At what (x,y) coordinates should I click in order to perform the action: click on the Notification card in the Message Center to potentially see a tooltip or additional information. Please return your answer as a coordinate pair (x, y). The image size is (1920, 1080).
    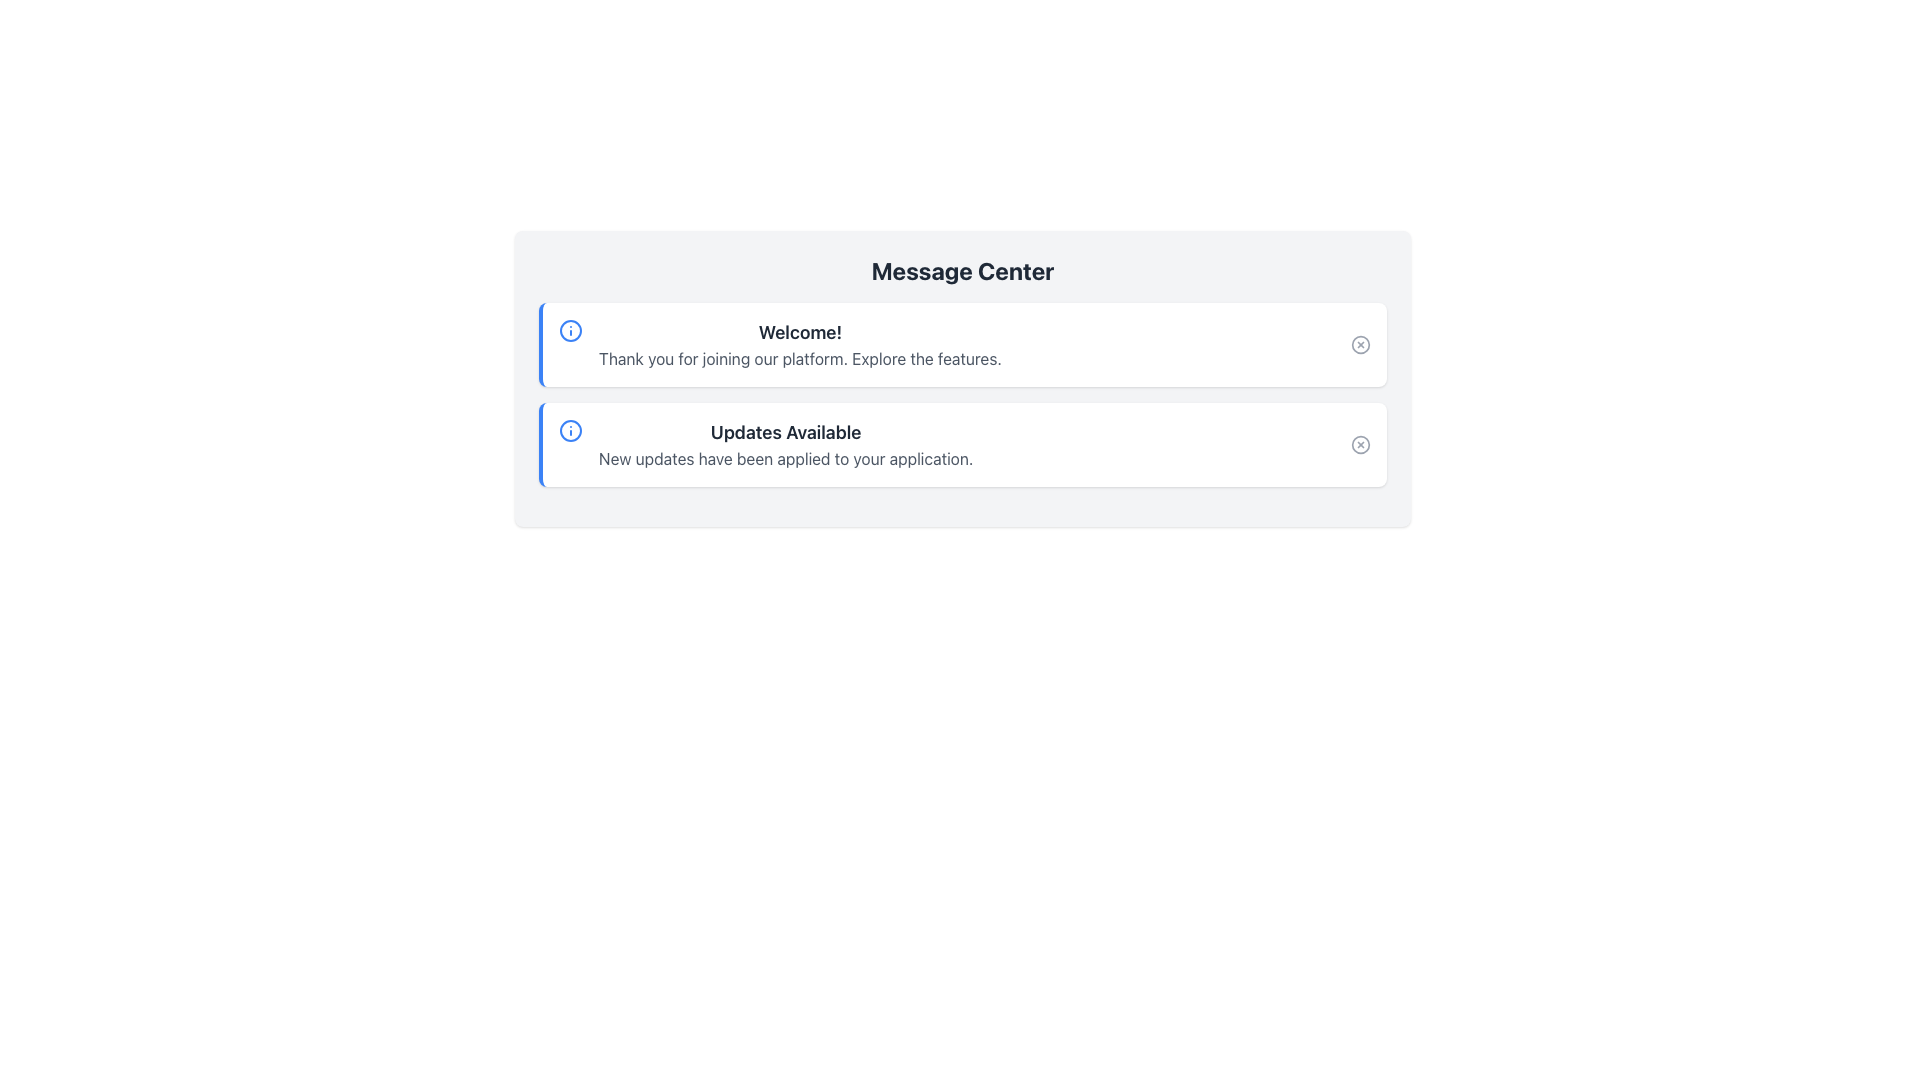
    Looking at the image, I should click on (963, 443).